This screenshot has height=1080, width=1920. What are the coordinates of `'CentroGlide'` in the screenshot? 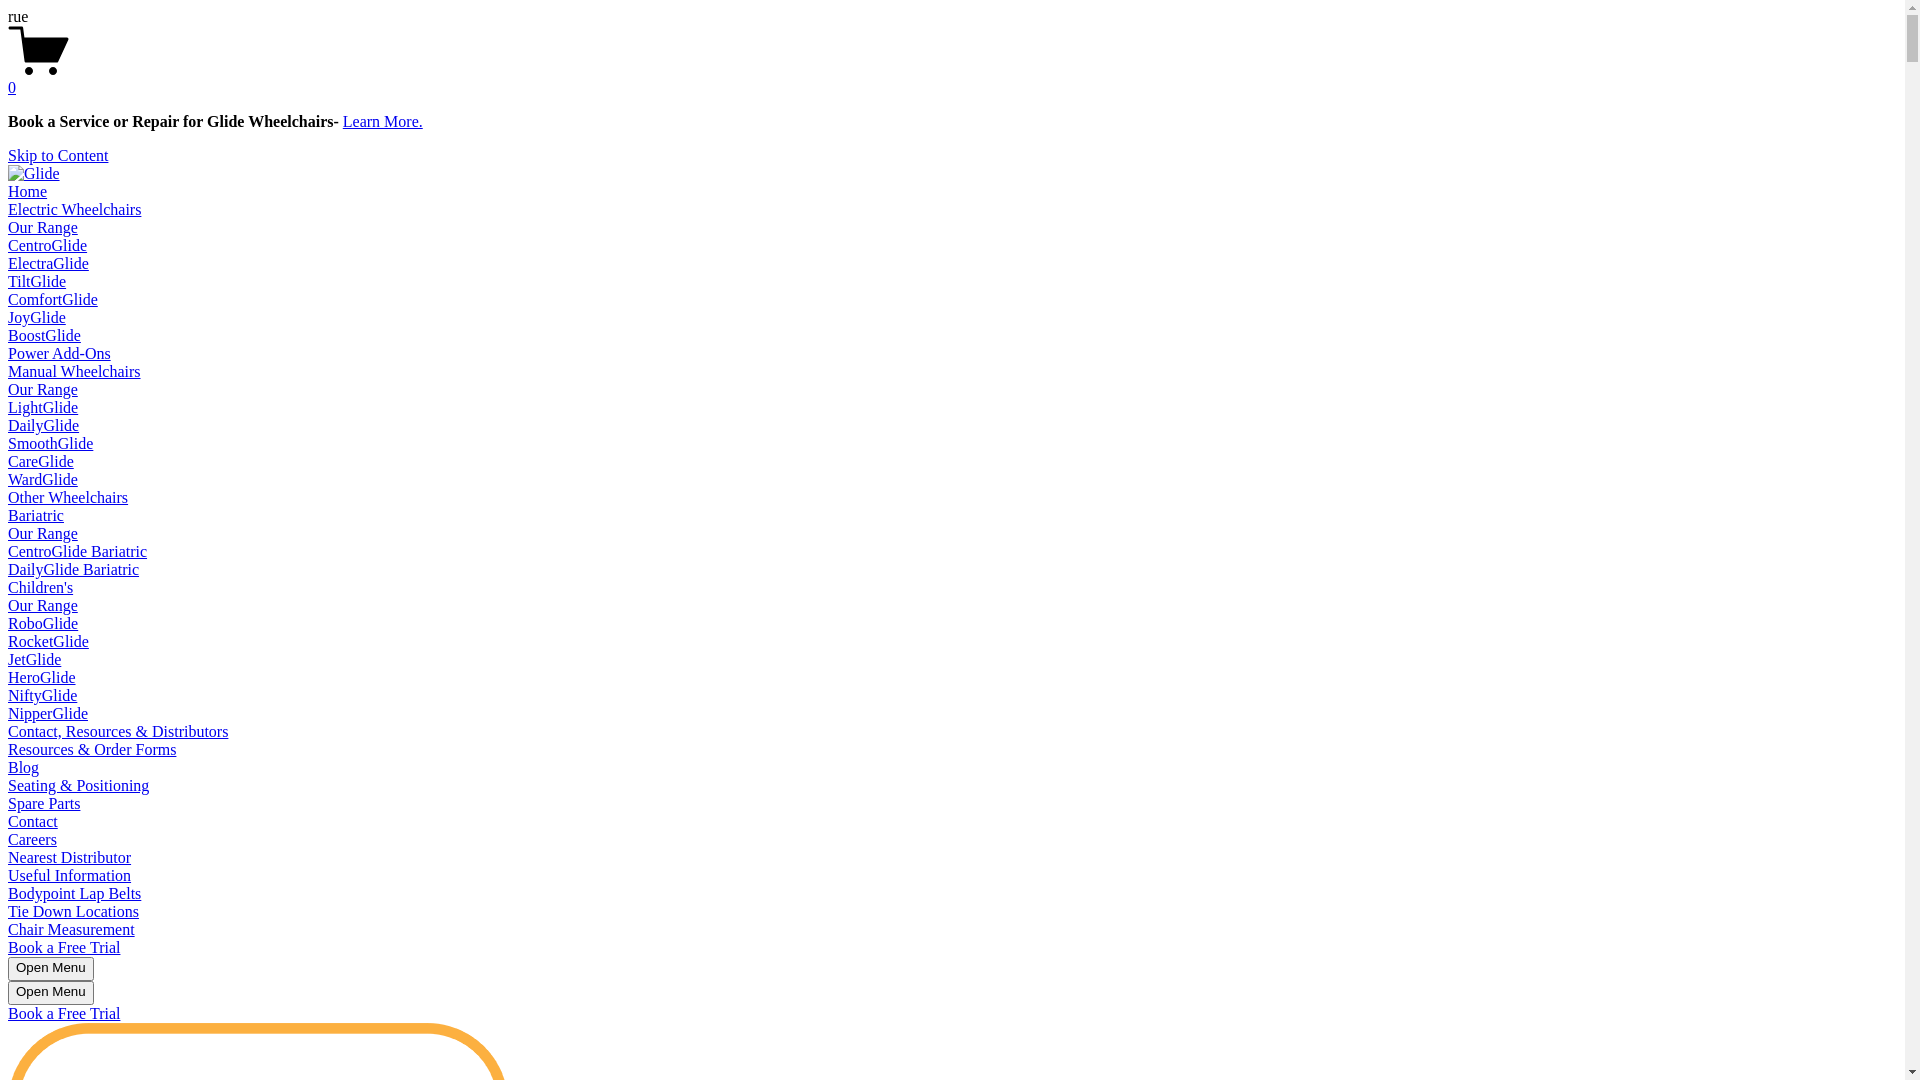 It's located at (47, 244).